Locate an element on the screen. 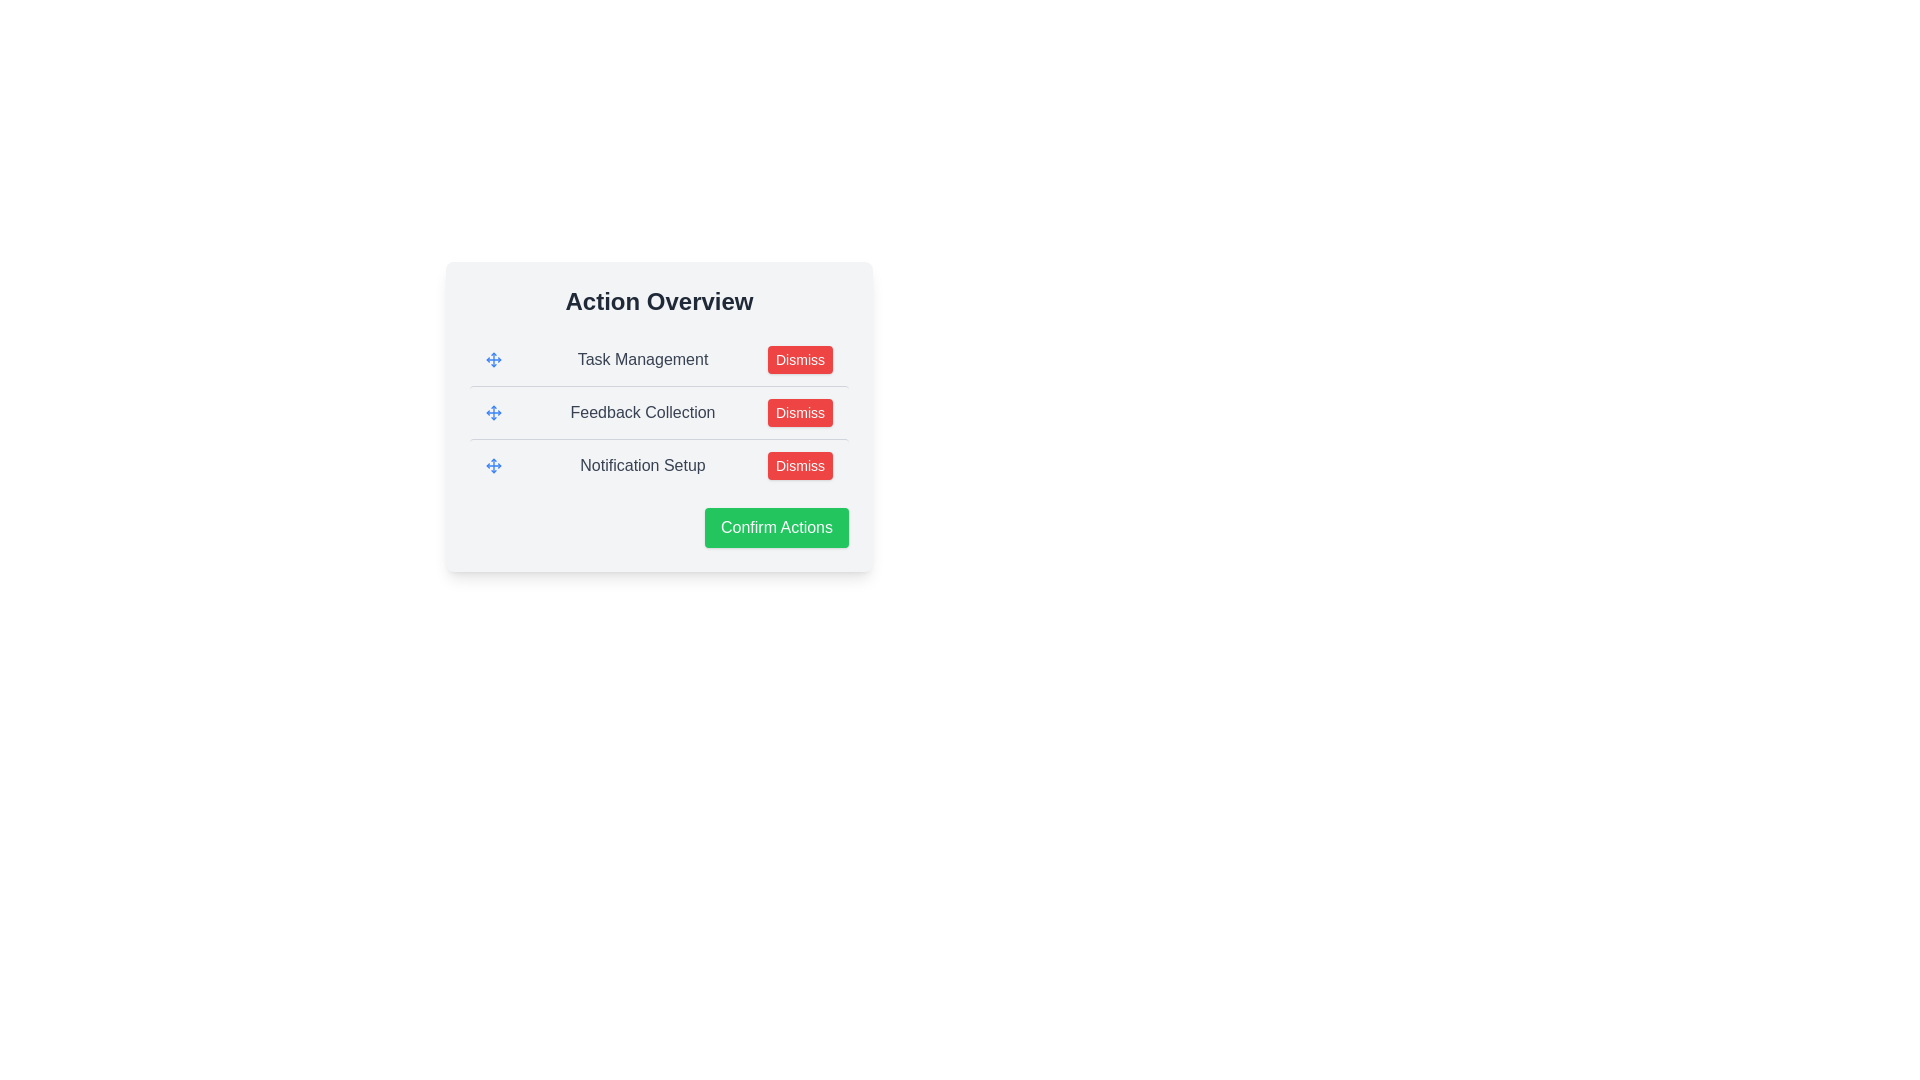 Image resolution: width=1920 pixels, height=1080 pixels. the text label positioned horizontally in the second row under 'Action Overview', located between the blue plus icon on the left and the red 'Dismiss' button on the right is located at coordinates (643, 411).